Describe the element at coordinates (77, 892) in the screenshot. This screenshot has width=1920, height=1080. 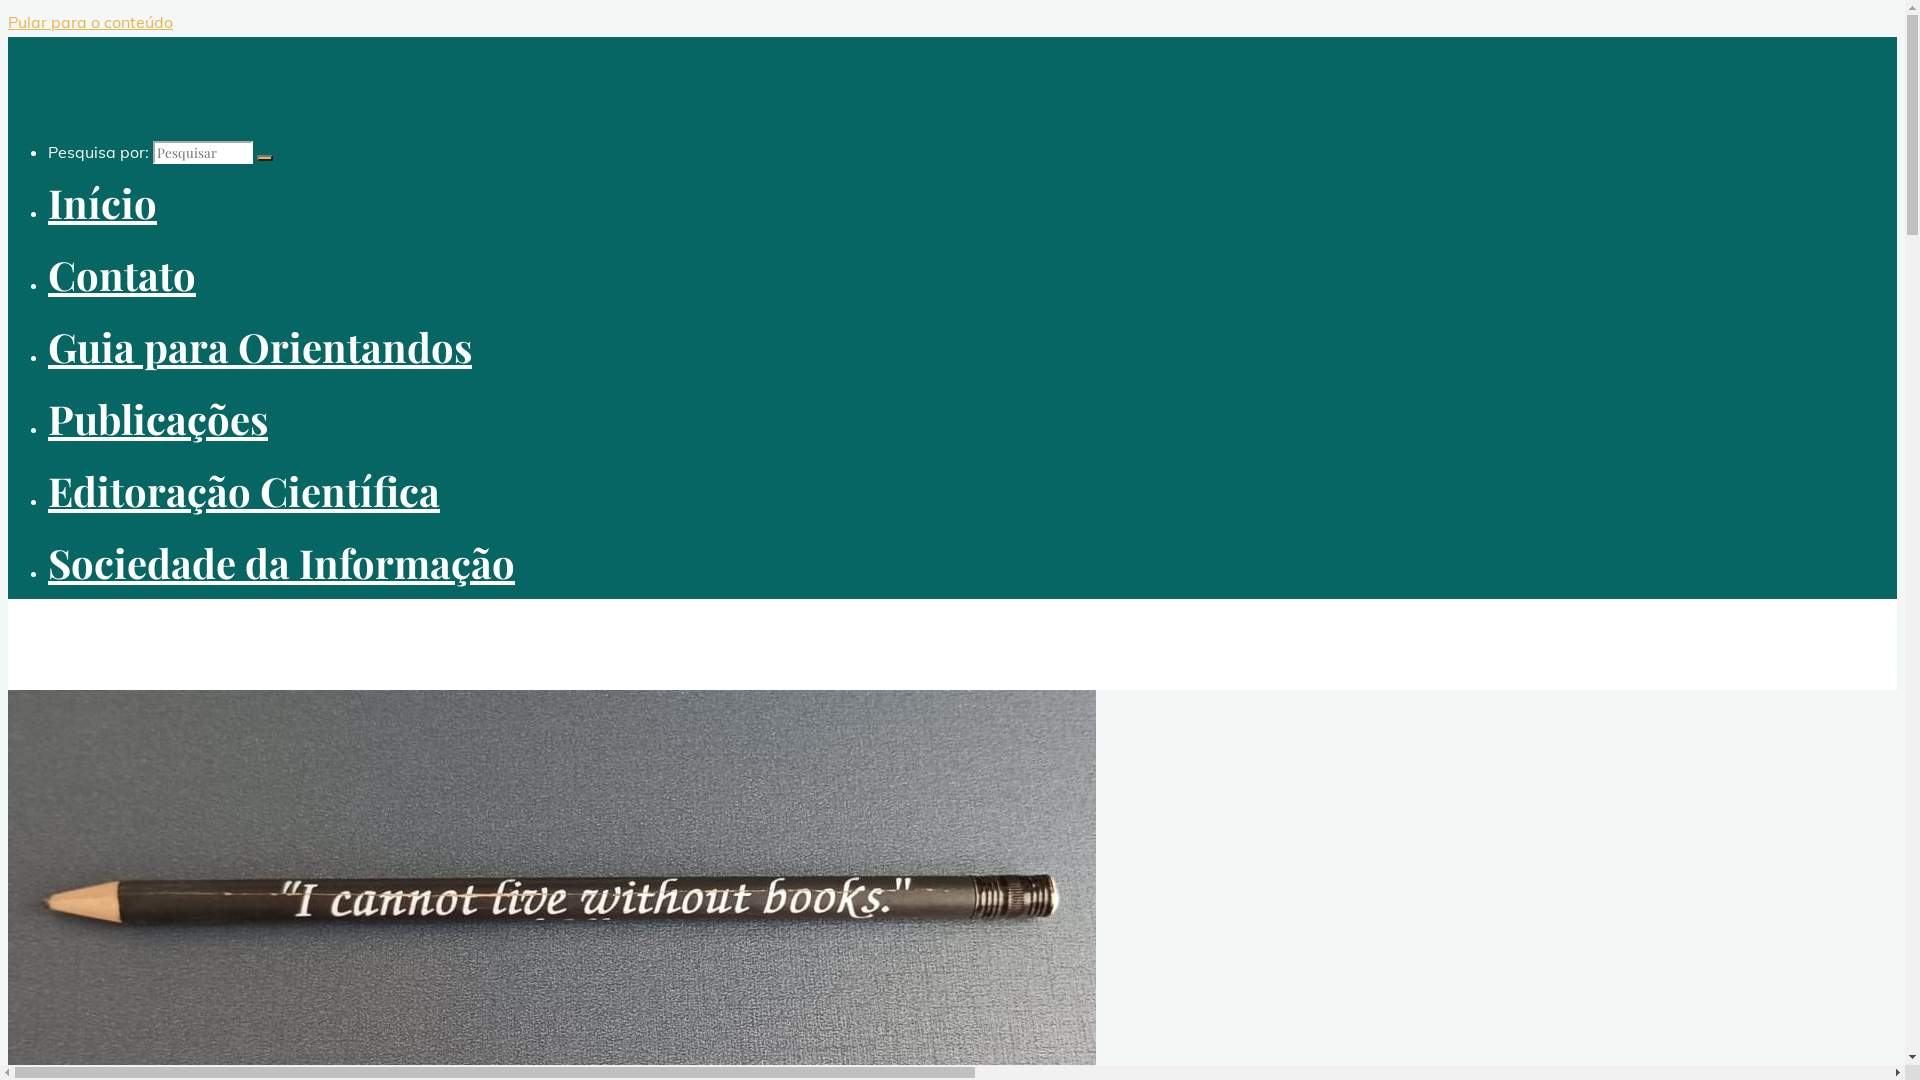
I see `'Contato'` at that location.